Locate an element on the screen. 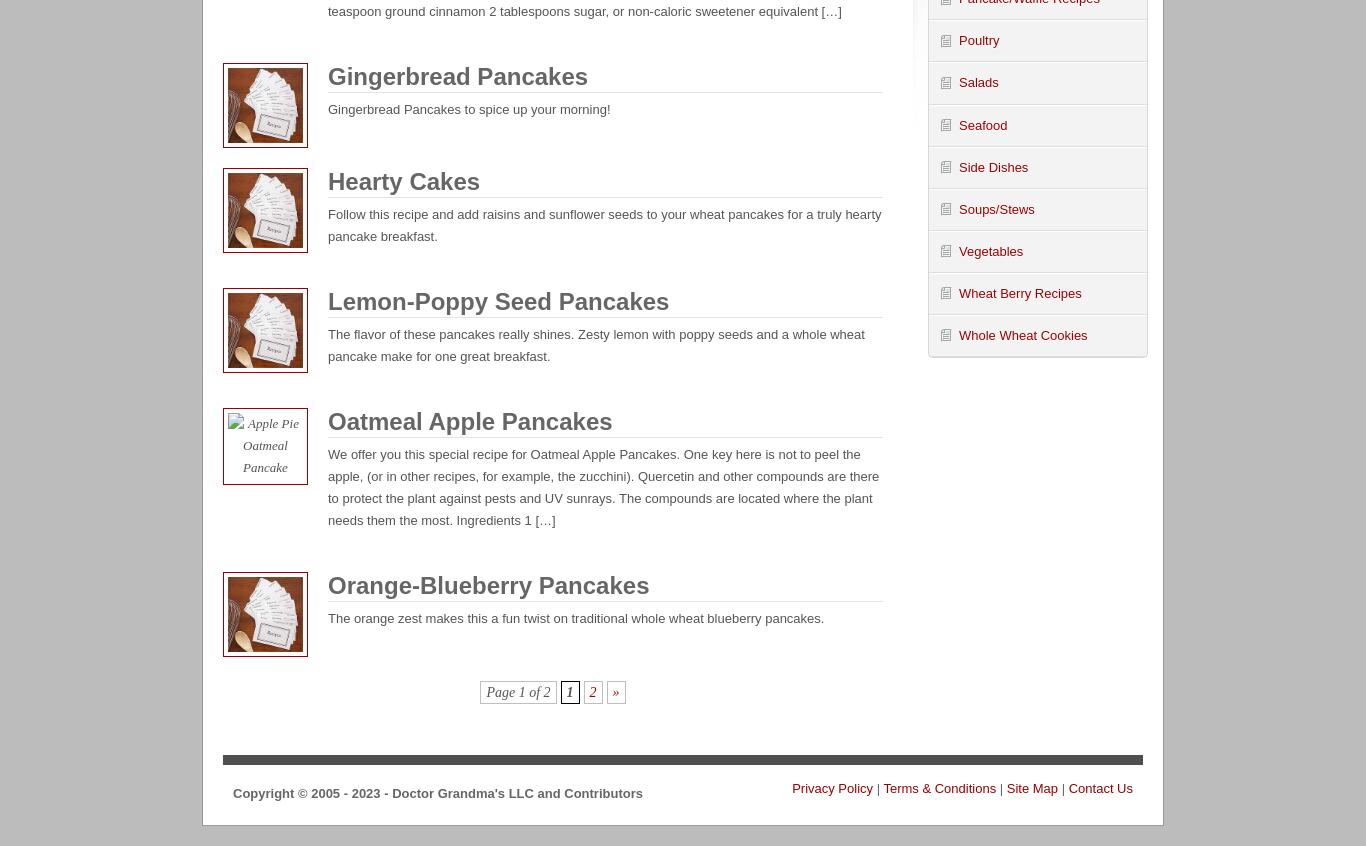 The image size is (1366, 846). 'Seafood' is located at coordinates (982, 124).